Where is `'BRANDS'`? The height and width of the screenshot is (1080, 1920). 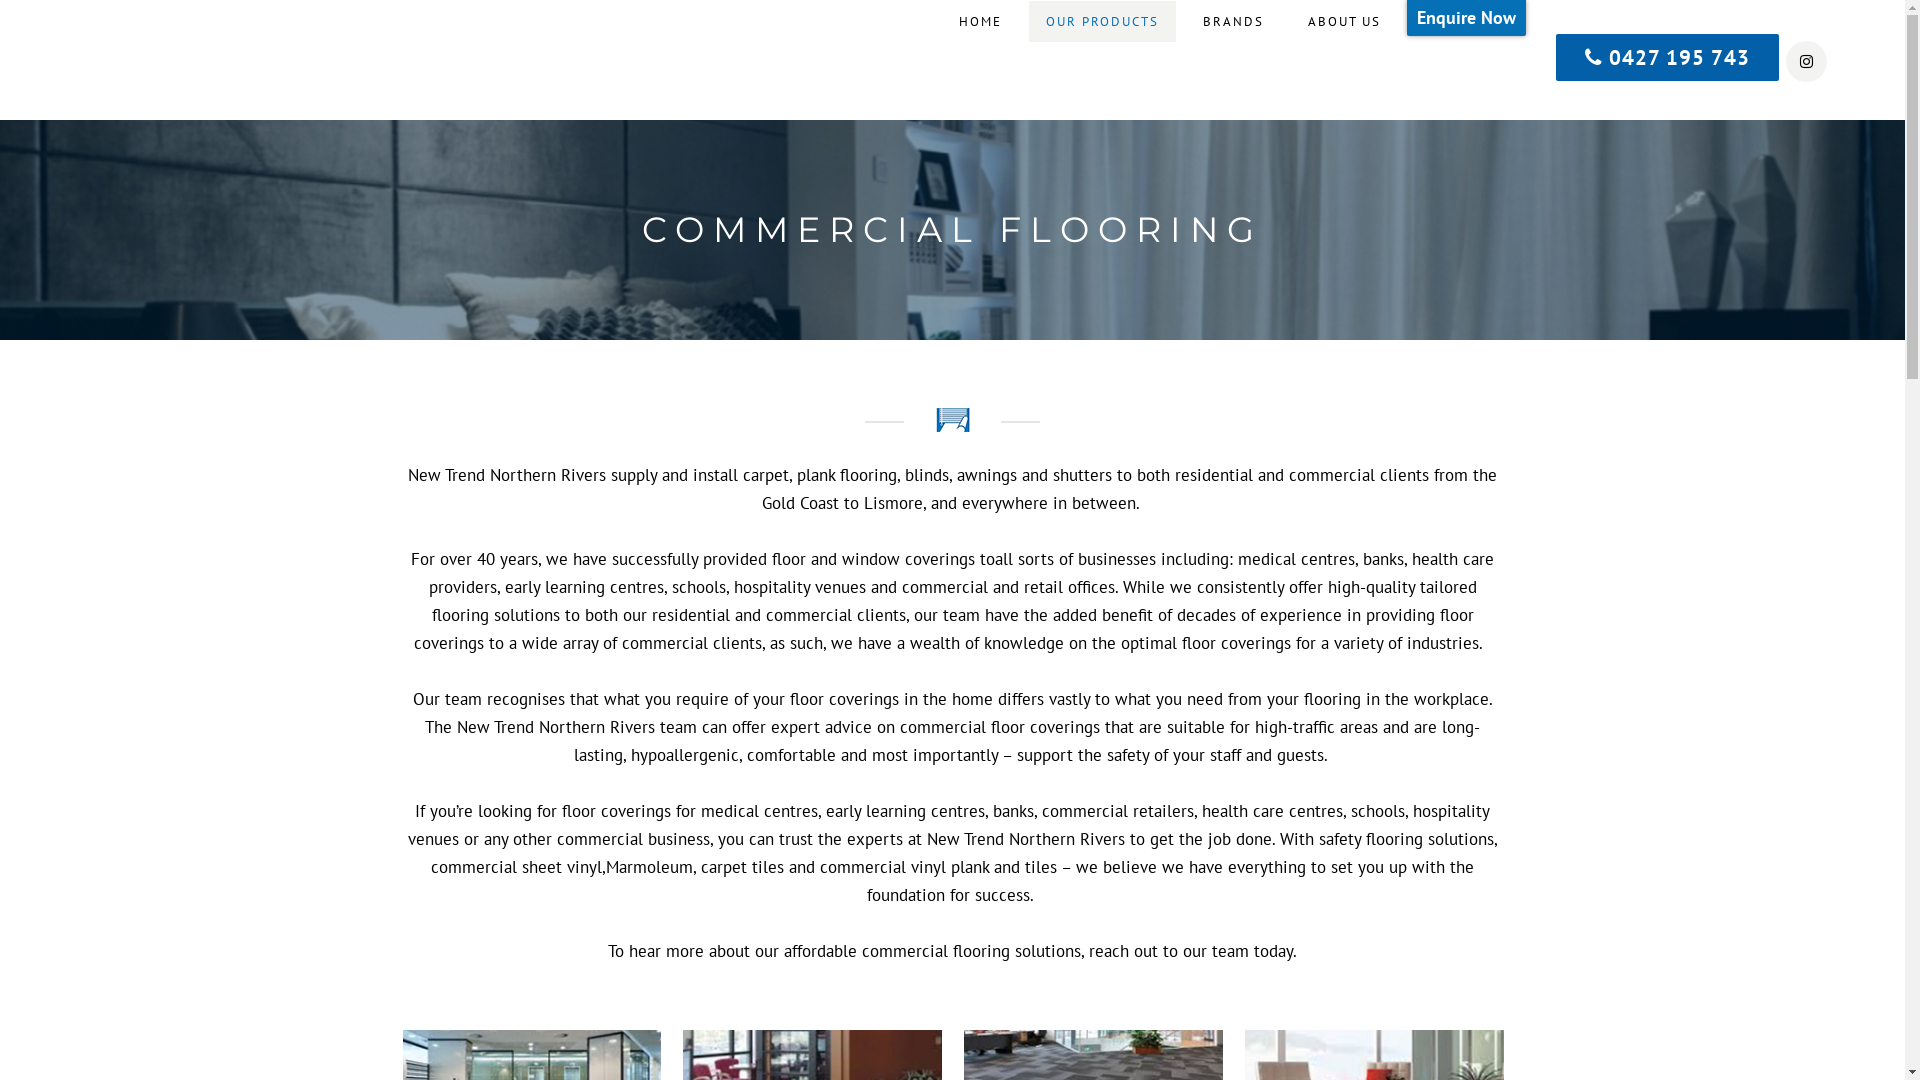 'BRANDS' is located at coordinates (1232, 22).